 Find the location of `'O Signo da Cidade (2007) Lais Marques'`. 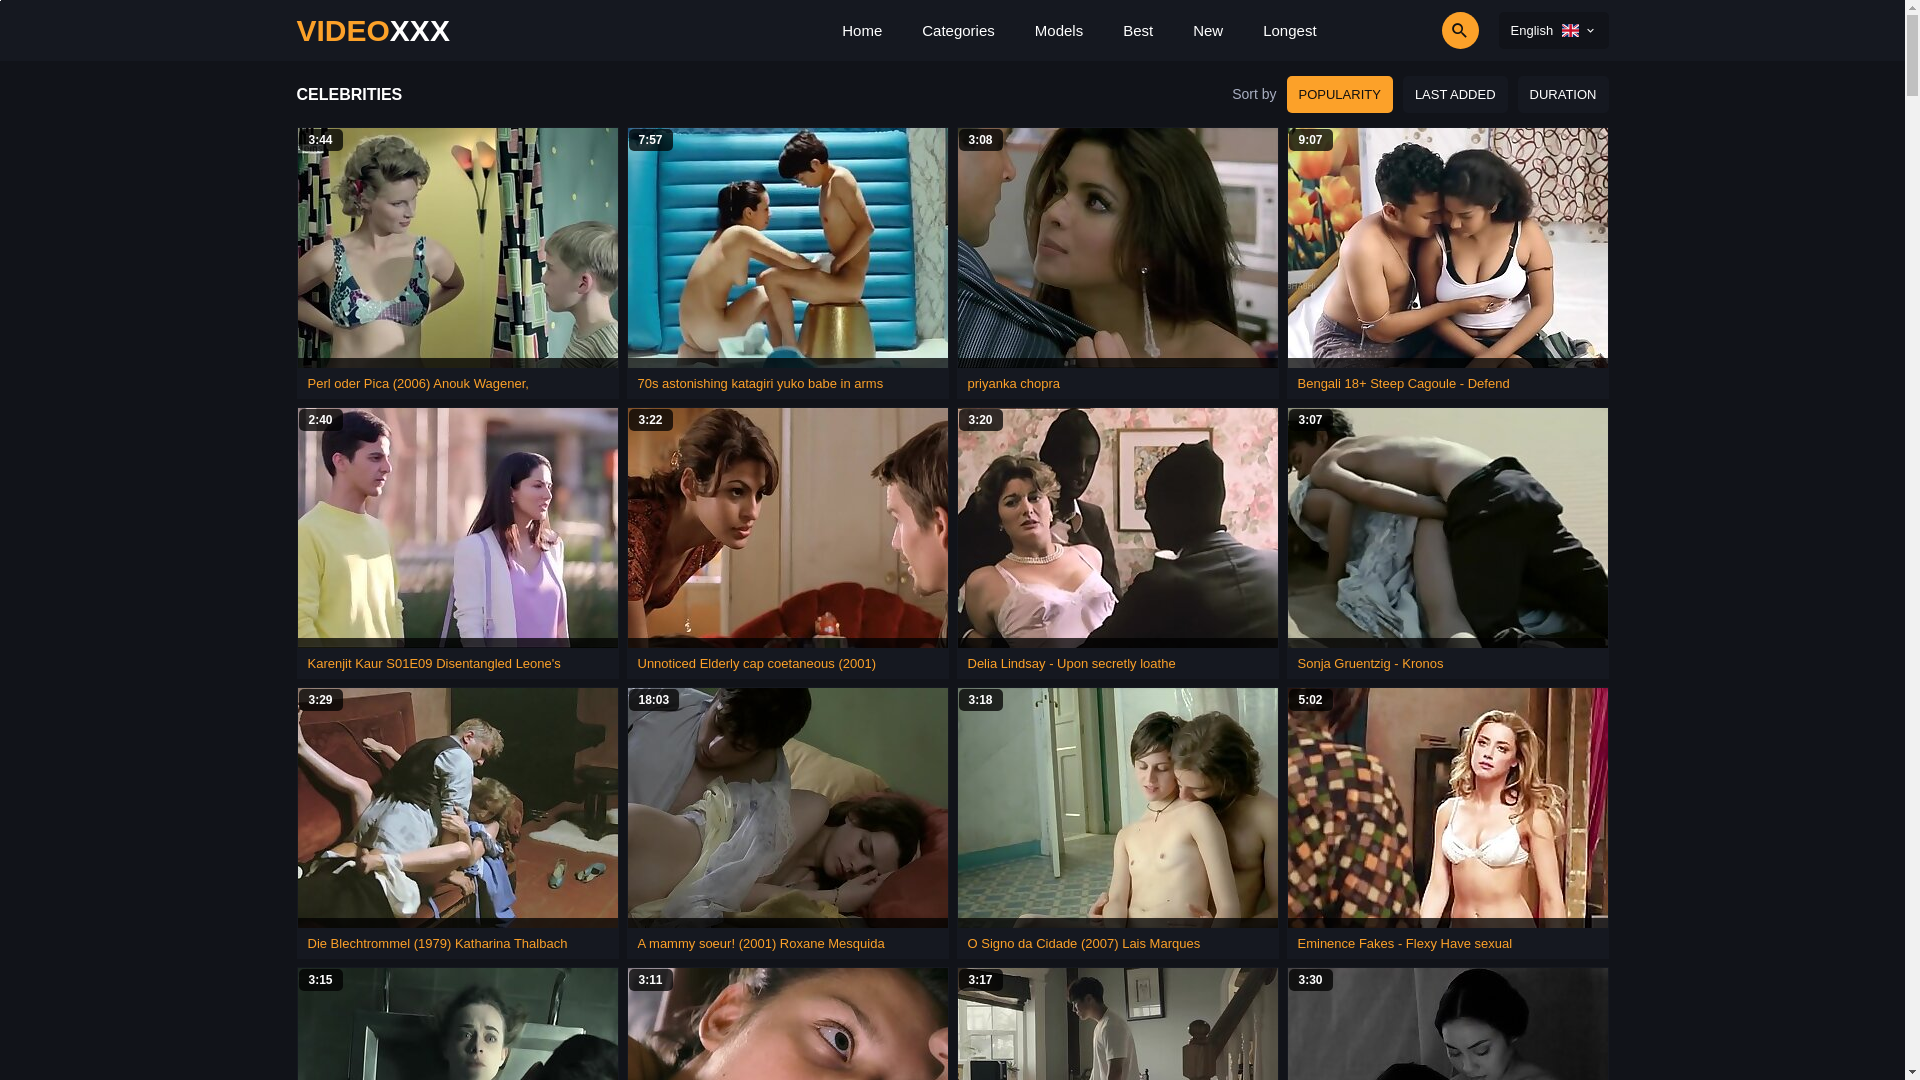

'O Signo da Cidade (2007) Lais Marques' is located at coordinates (1083, 943).